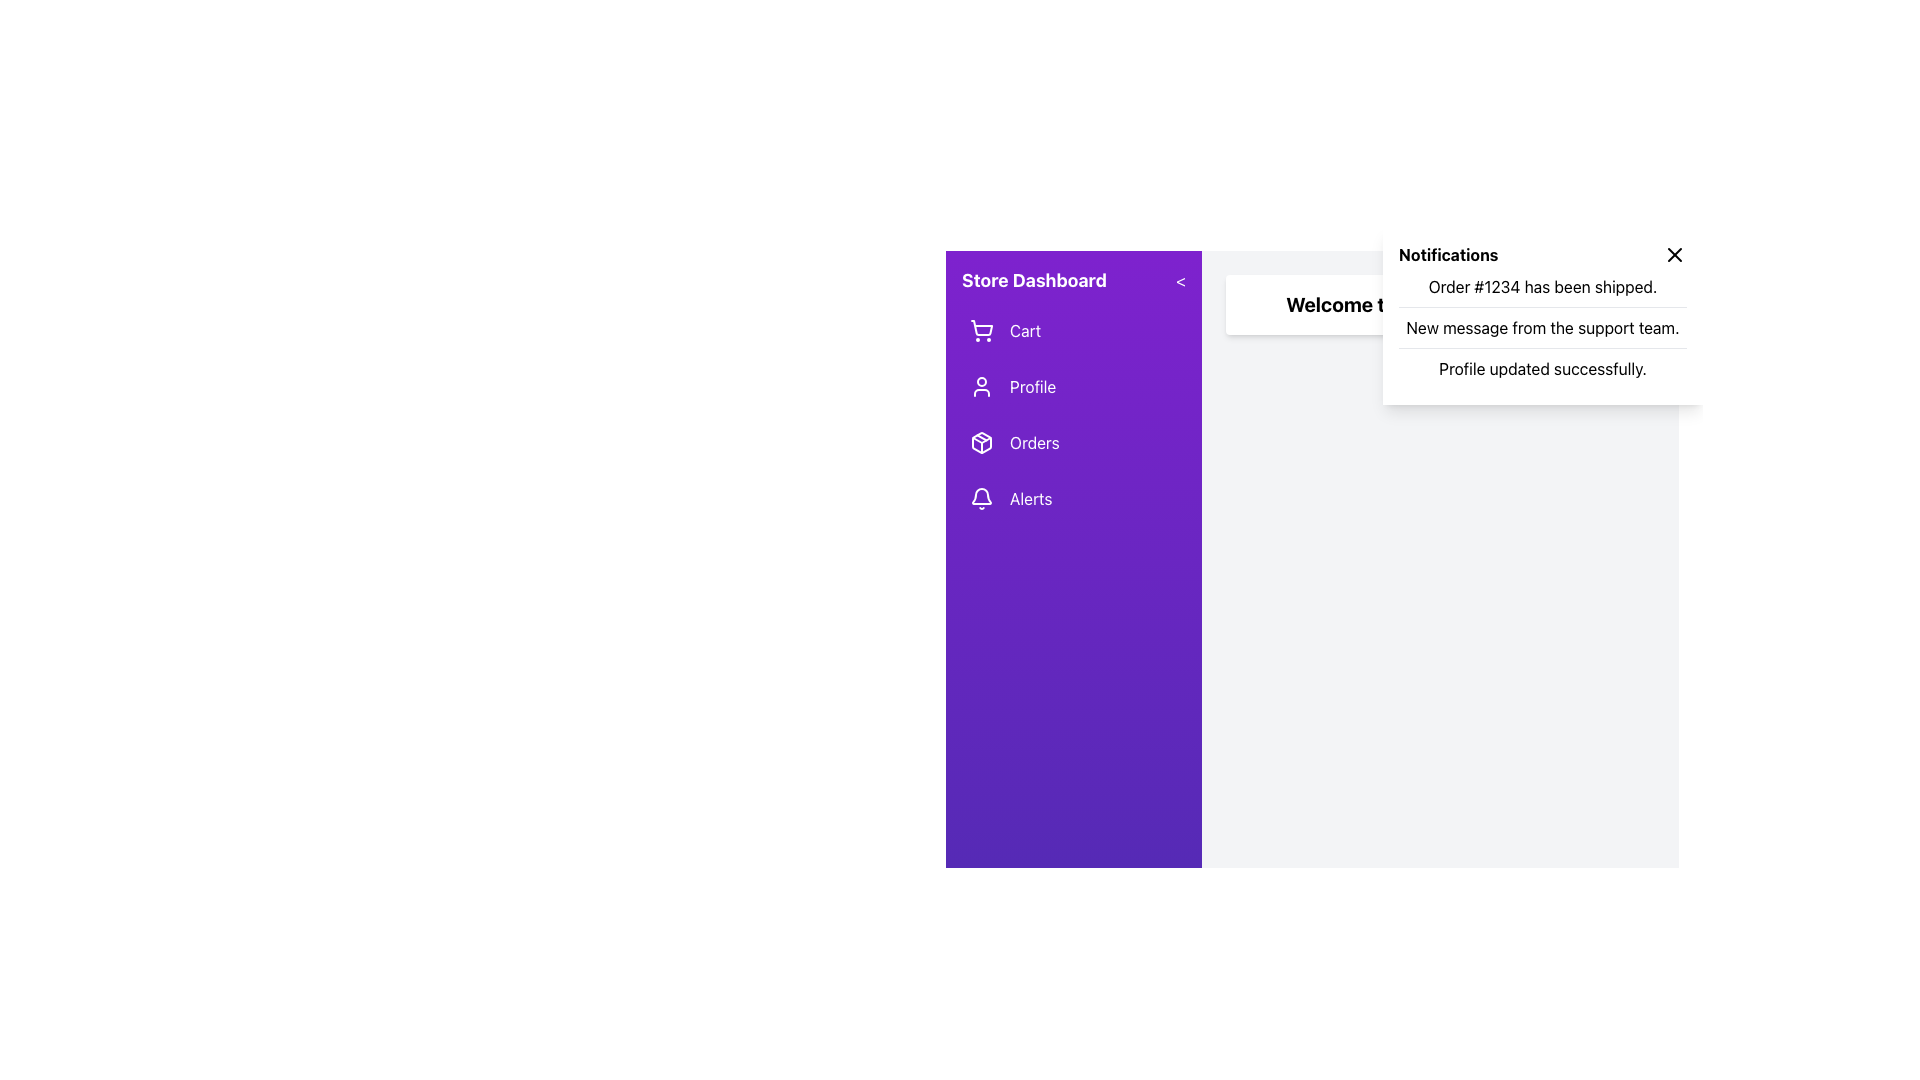  I want to click on the 'Alerts' icon located on the left sidebar, which is the left-most icon within the 'Alerts' menu item, so click(982, 497).